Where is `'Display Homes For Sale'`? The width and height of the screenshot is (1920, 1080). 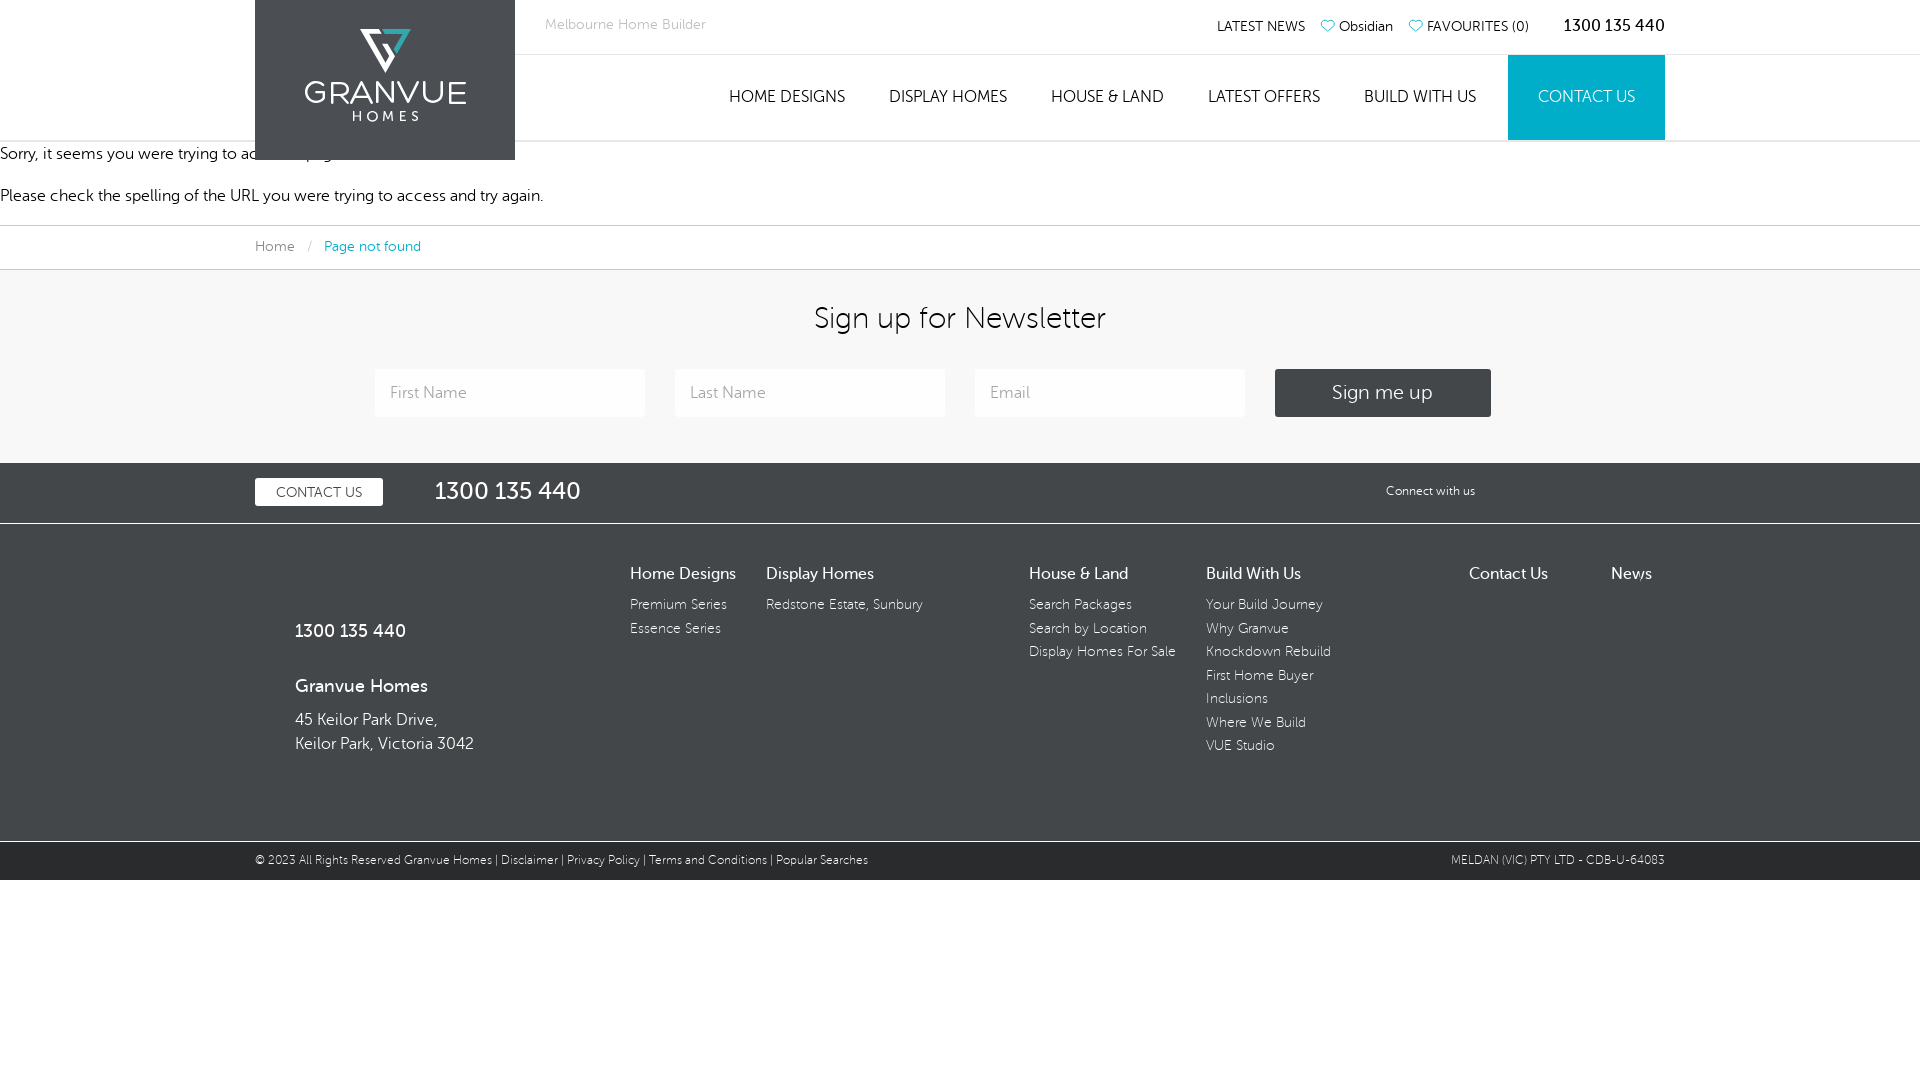
'Display Homes For Sale' is located at coordinates (1101, 651).